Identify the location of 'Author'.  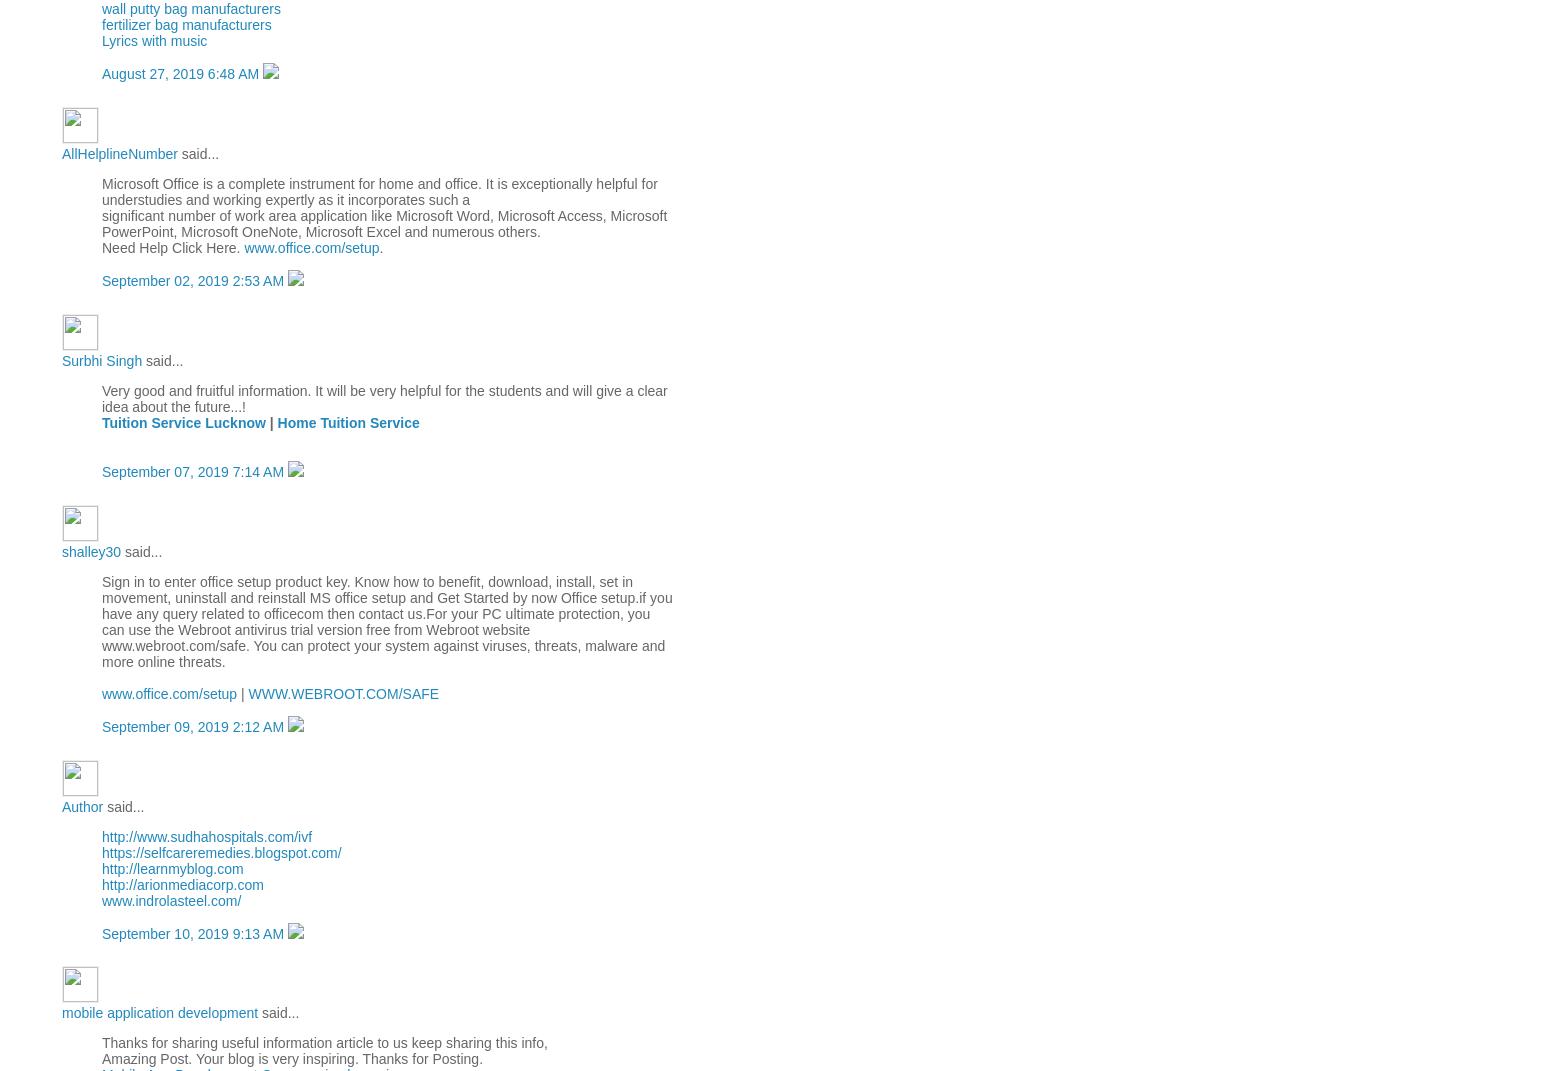
(81, 805).